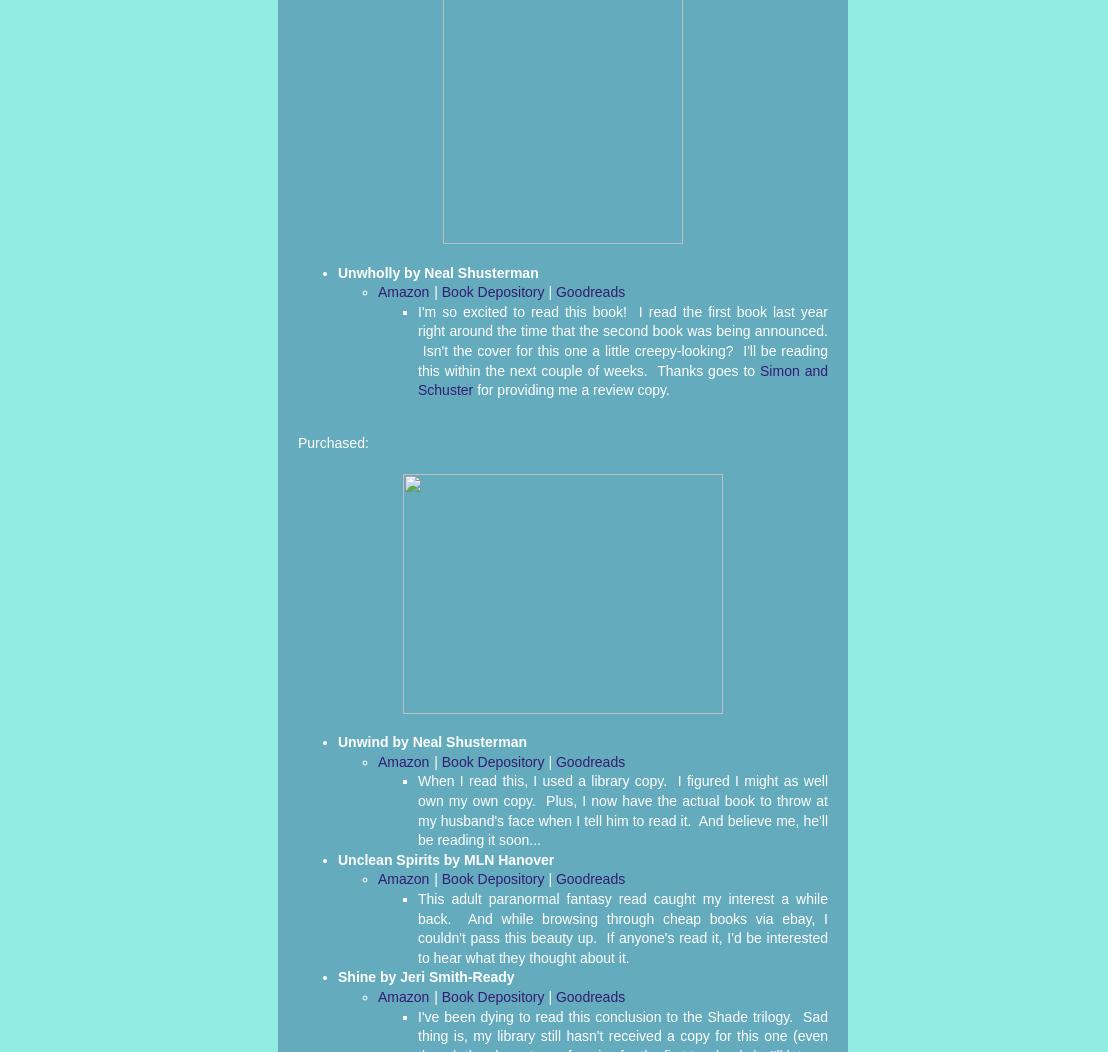 The image size is (1108, 1052). Describe the element at coordinates (436, 272) in the screenshot. I see `'Unwholly by Neal Shusterman'` at that location.